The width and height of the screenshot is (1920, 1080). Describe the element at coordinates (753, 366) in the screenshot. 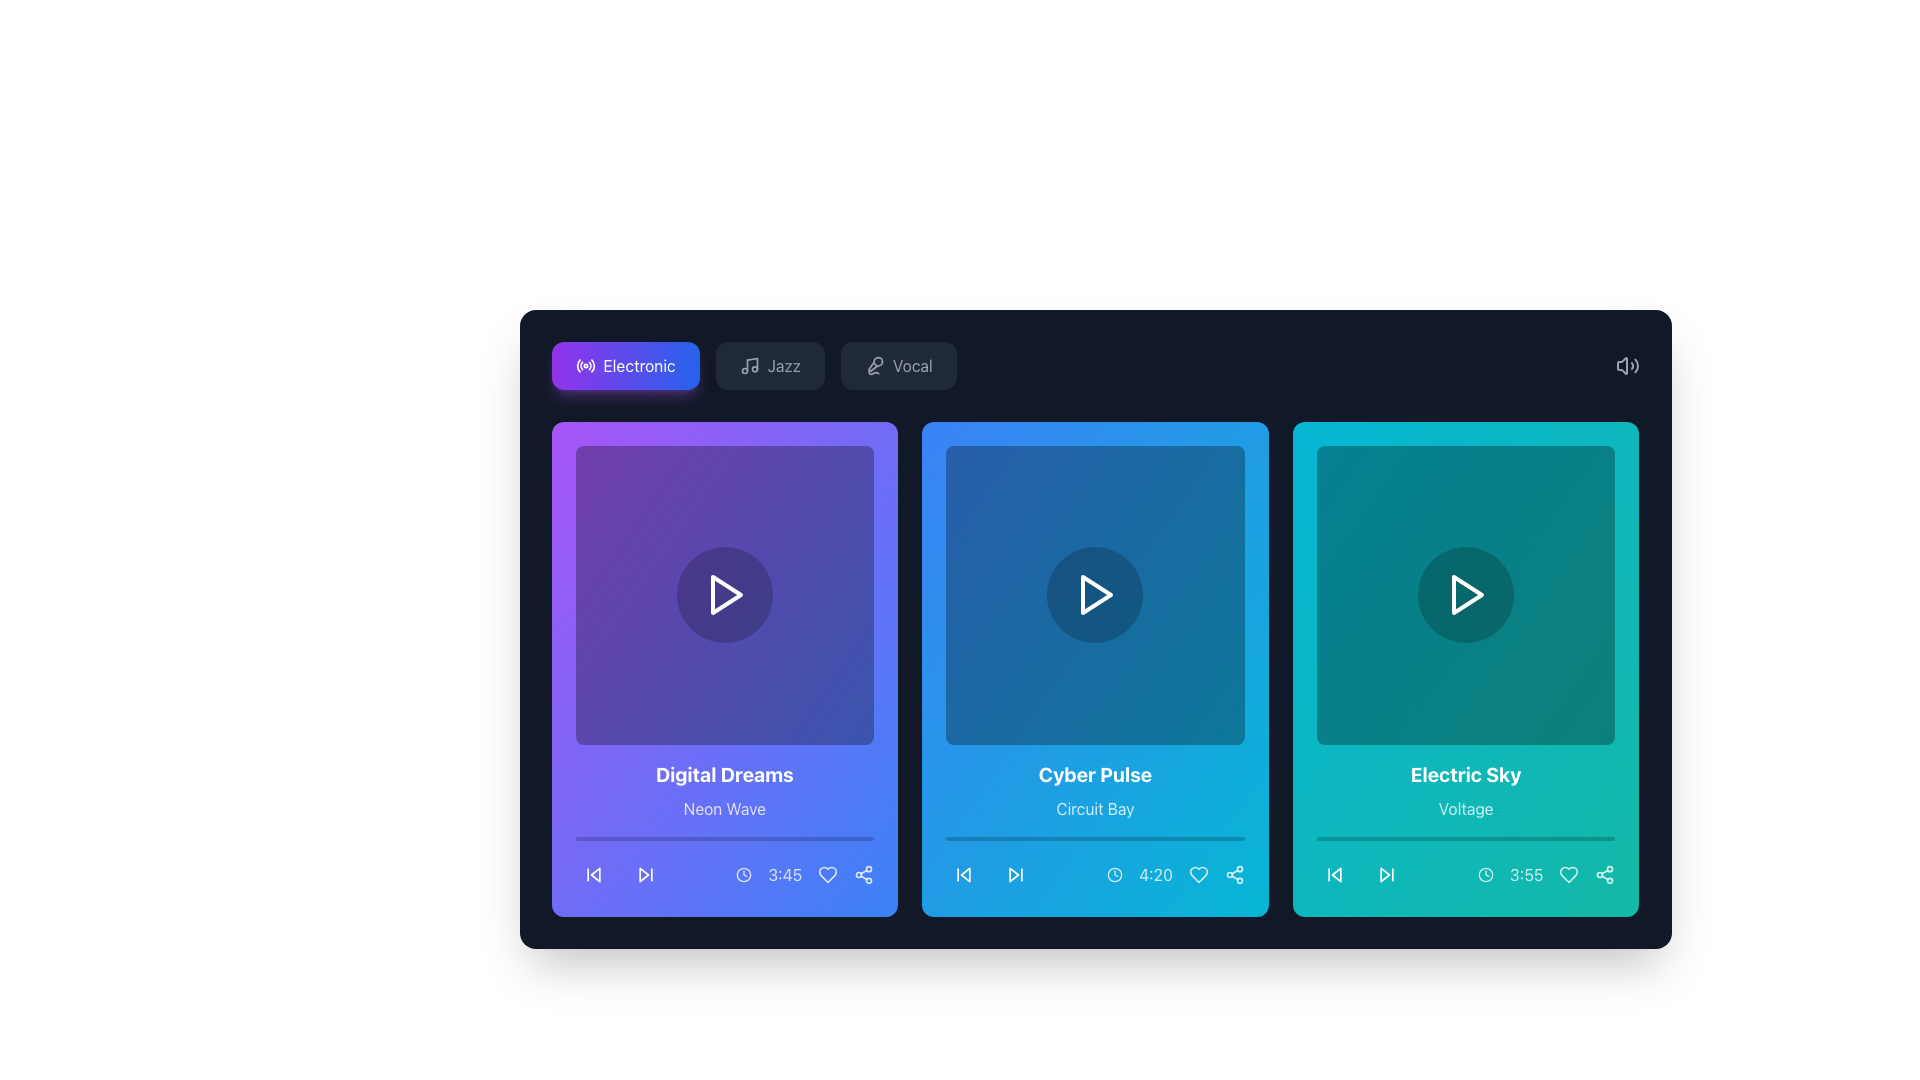

I see `the 'Electronic' genre button to observe the hover effects` at that location.